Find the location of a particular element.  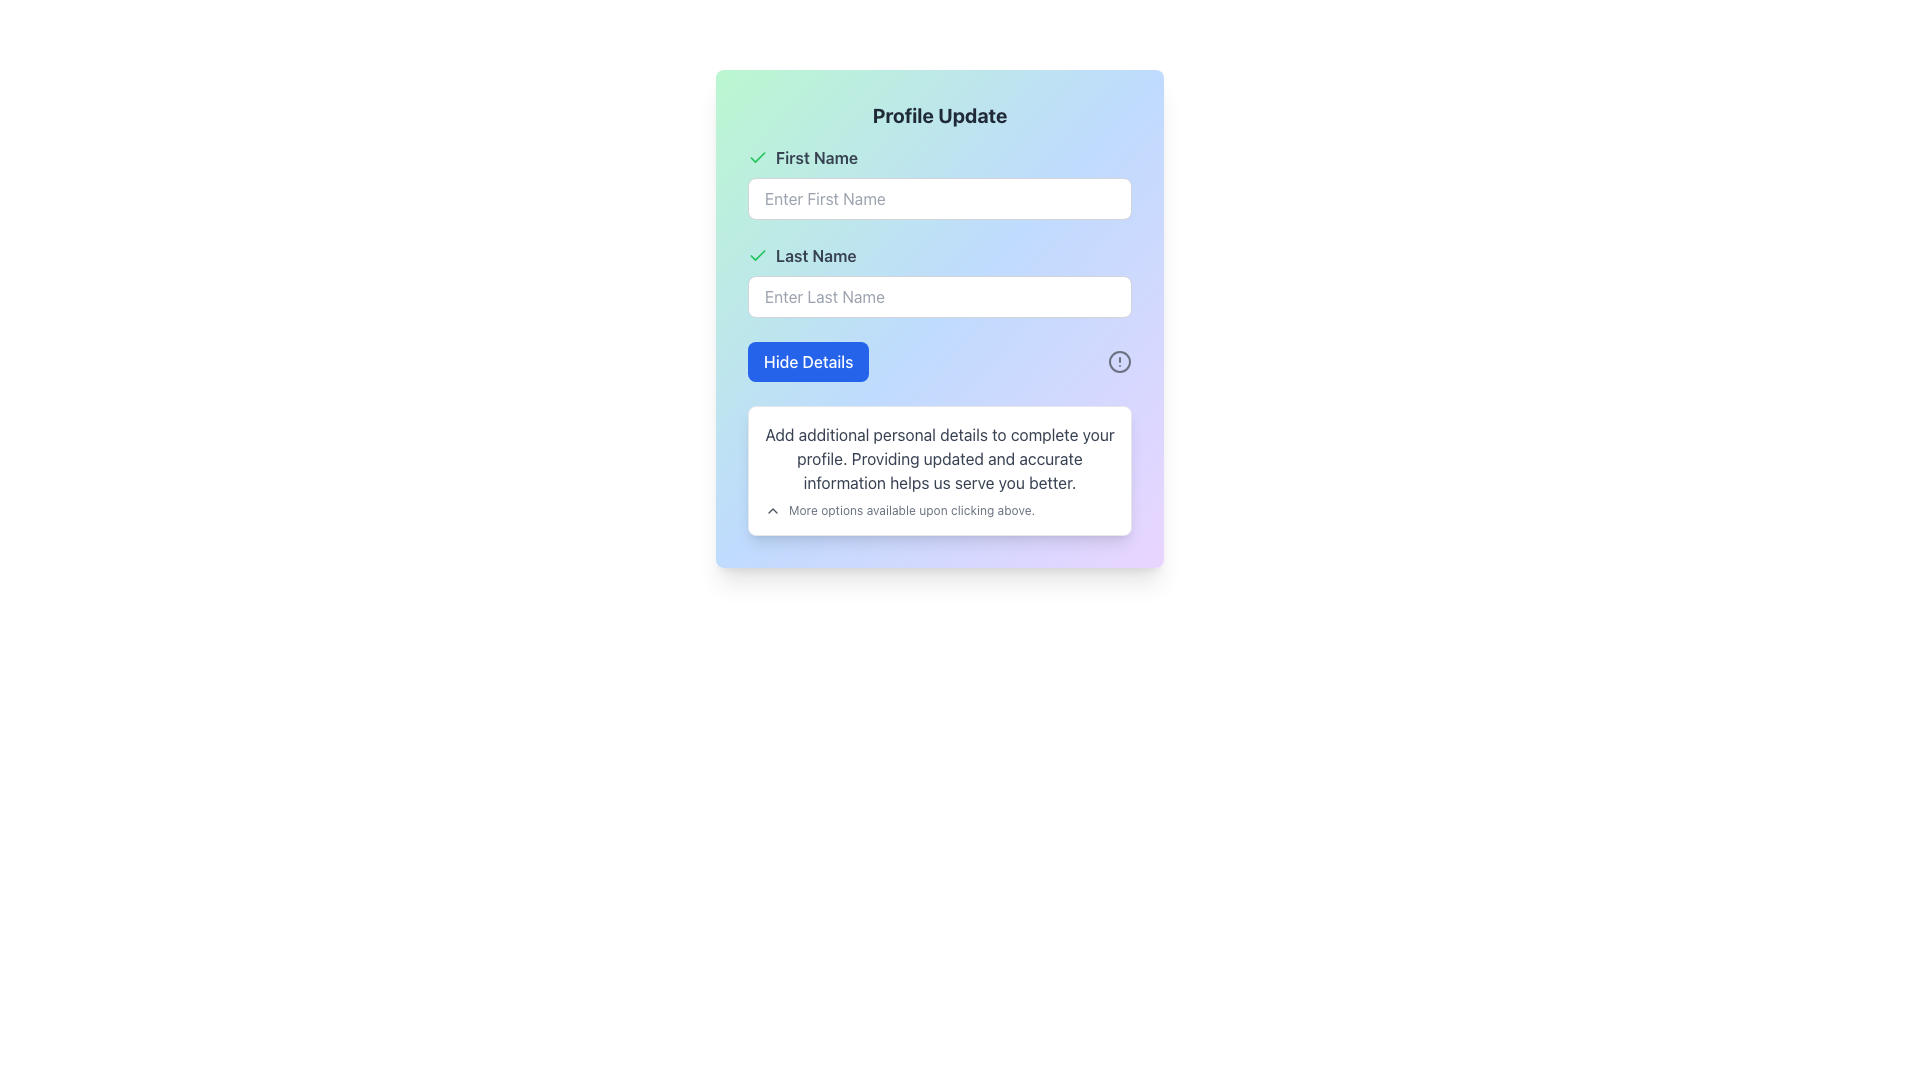

the 'First Name' text input field located under the 'Profile Update' heading to focus on it is located at coordinates (939, 182).